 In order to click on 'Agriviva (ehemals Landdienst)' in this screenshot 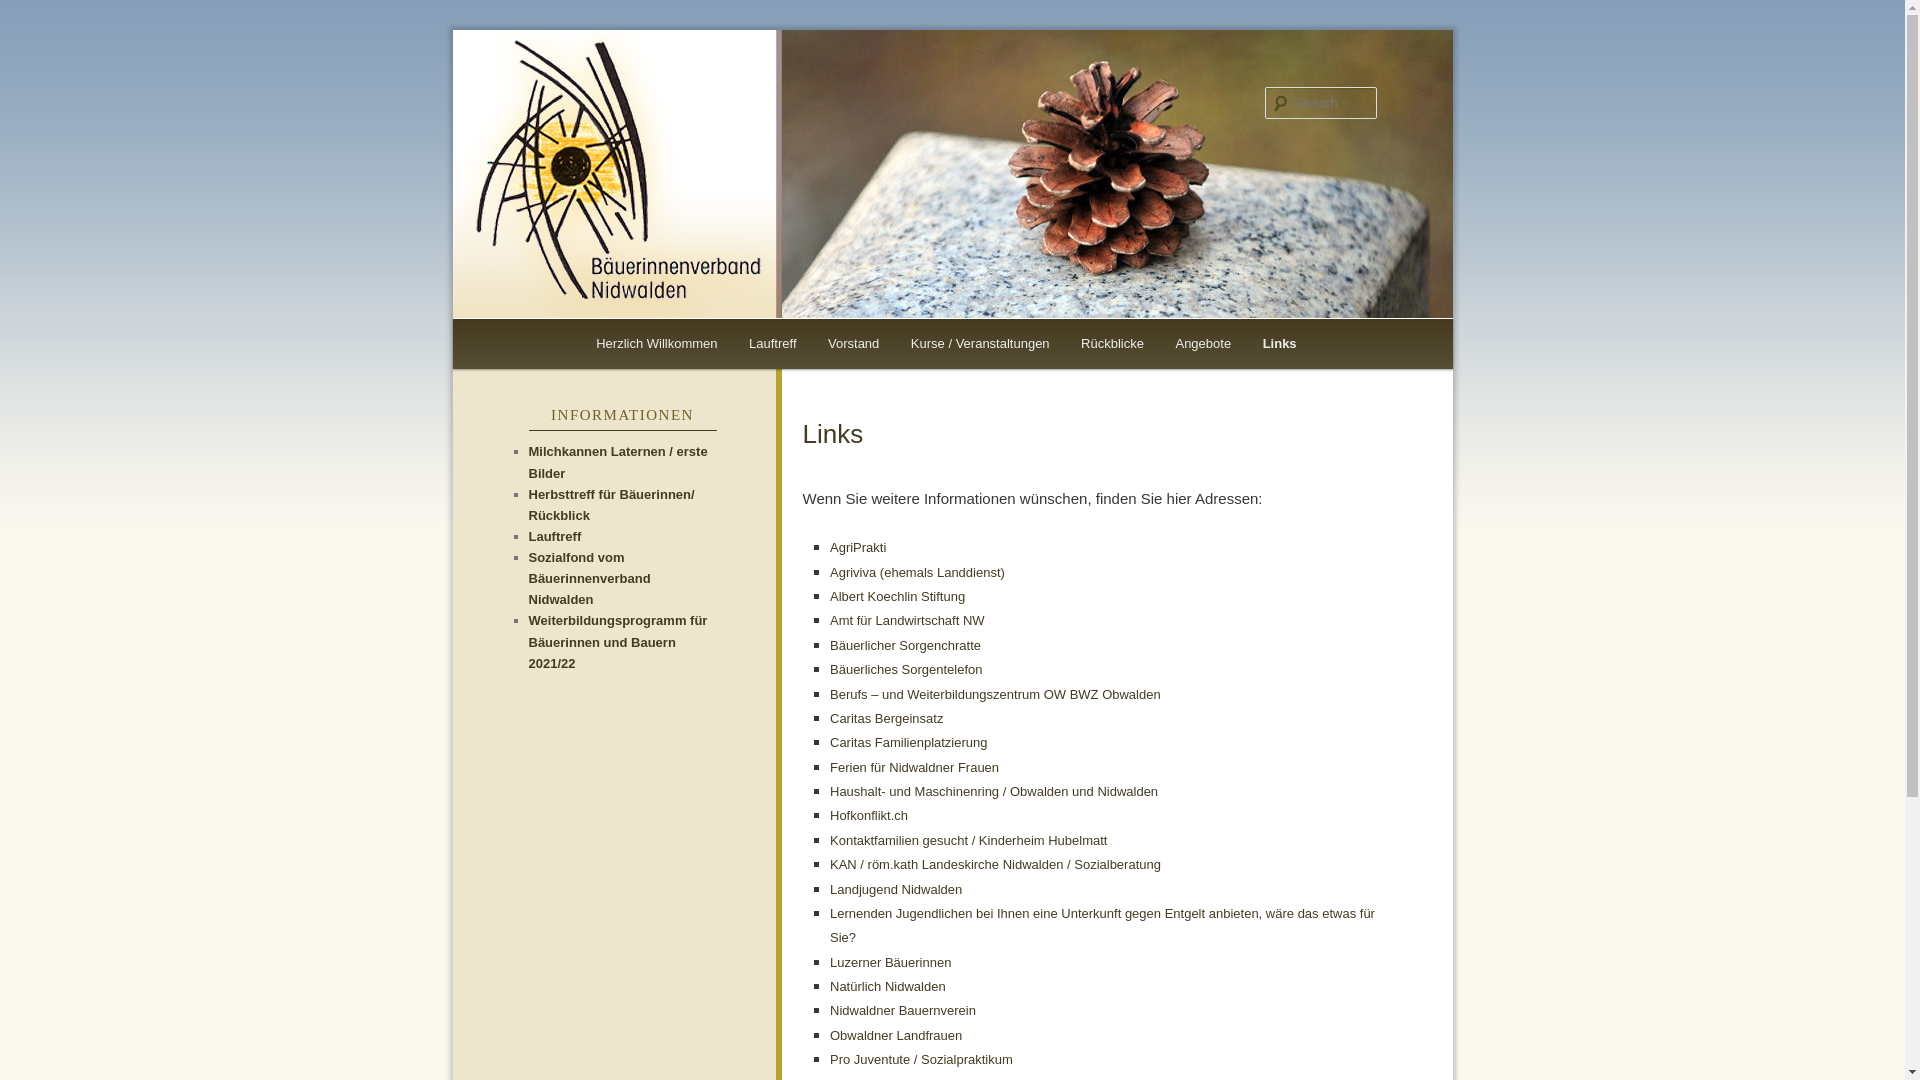, I will do `click(916, 572)`.